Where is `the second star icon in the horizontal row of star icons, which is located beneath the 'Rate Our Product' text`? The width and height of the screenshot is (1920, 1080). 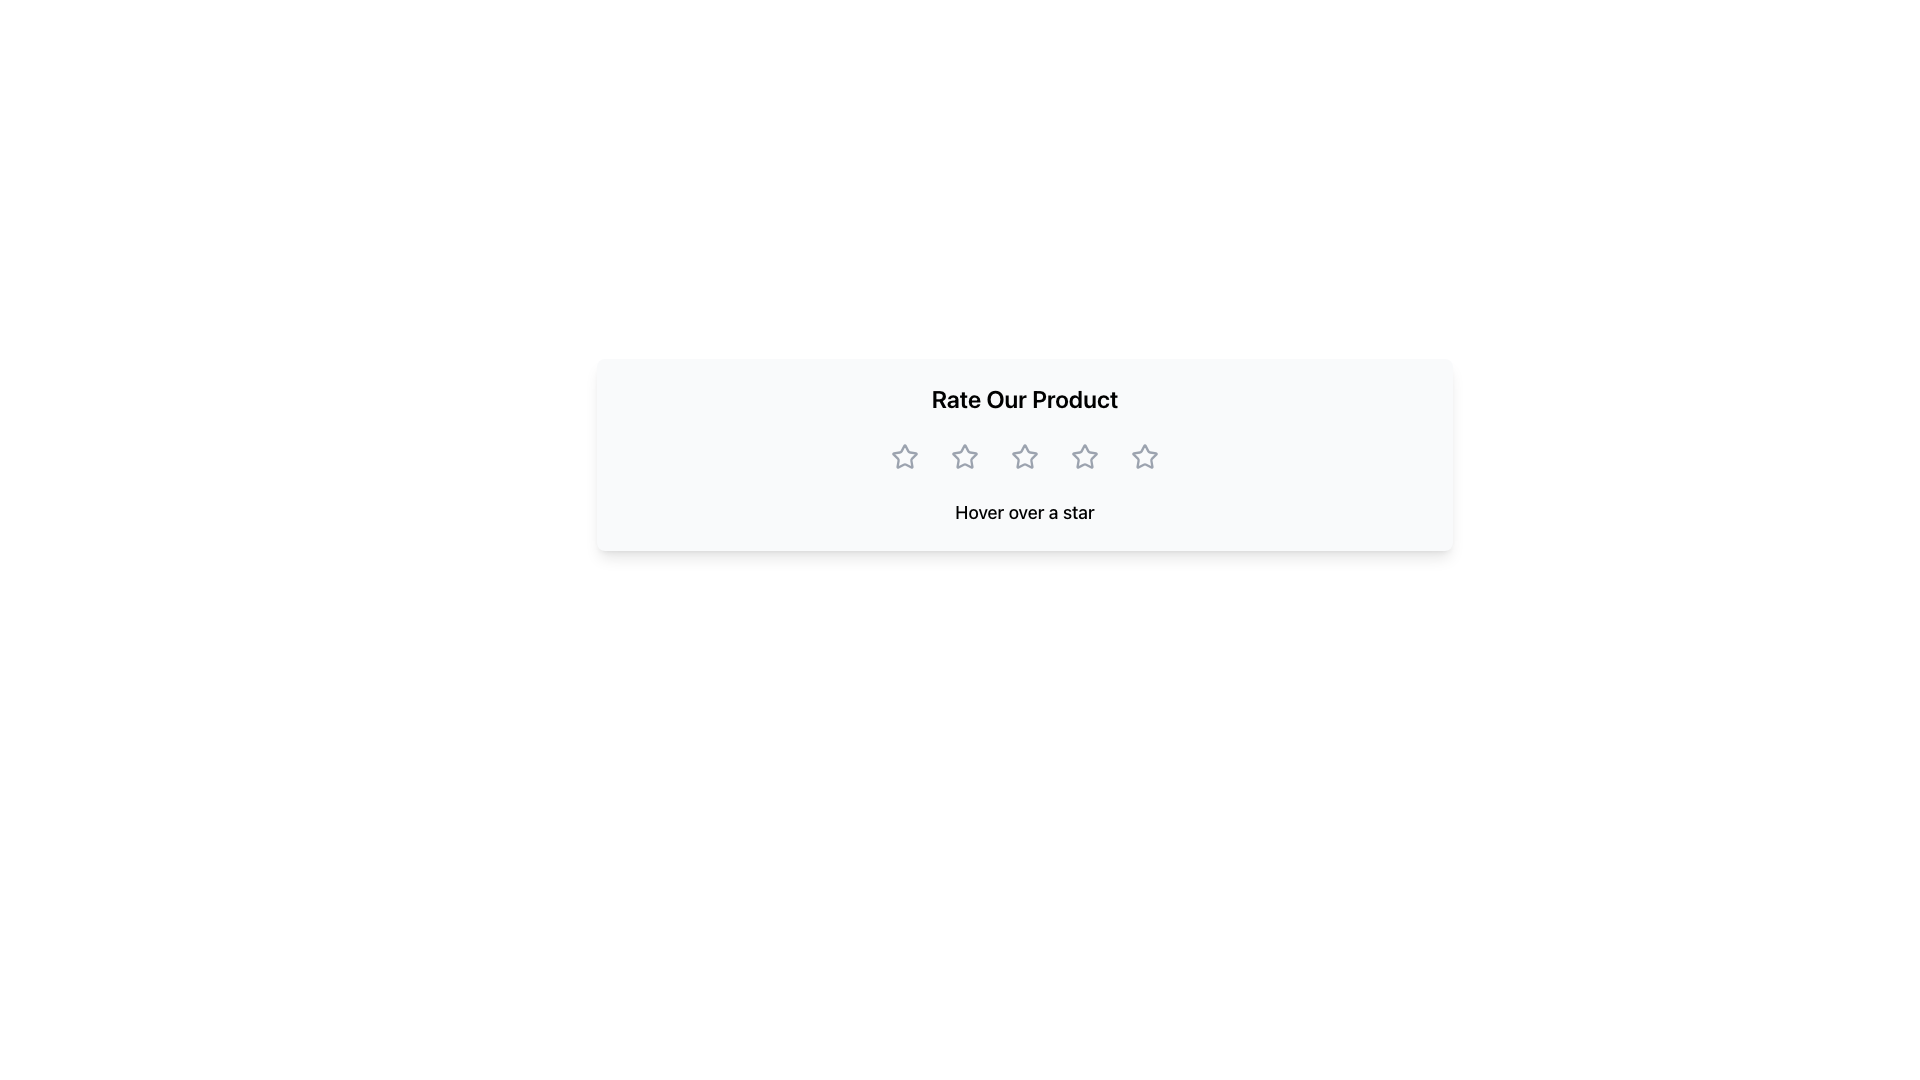
the second star icon in the horizontal row of star icons, which is located beneath the 'Rate Our Product' text is located at coordinates (964, 456).